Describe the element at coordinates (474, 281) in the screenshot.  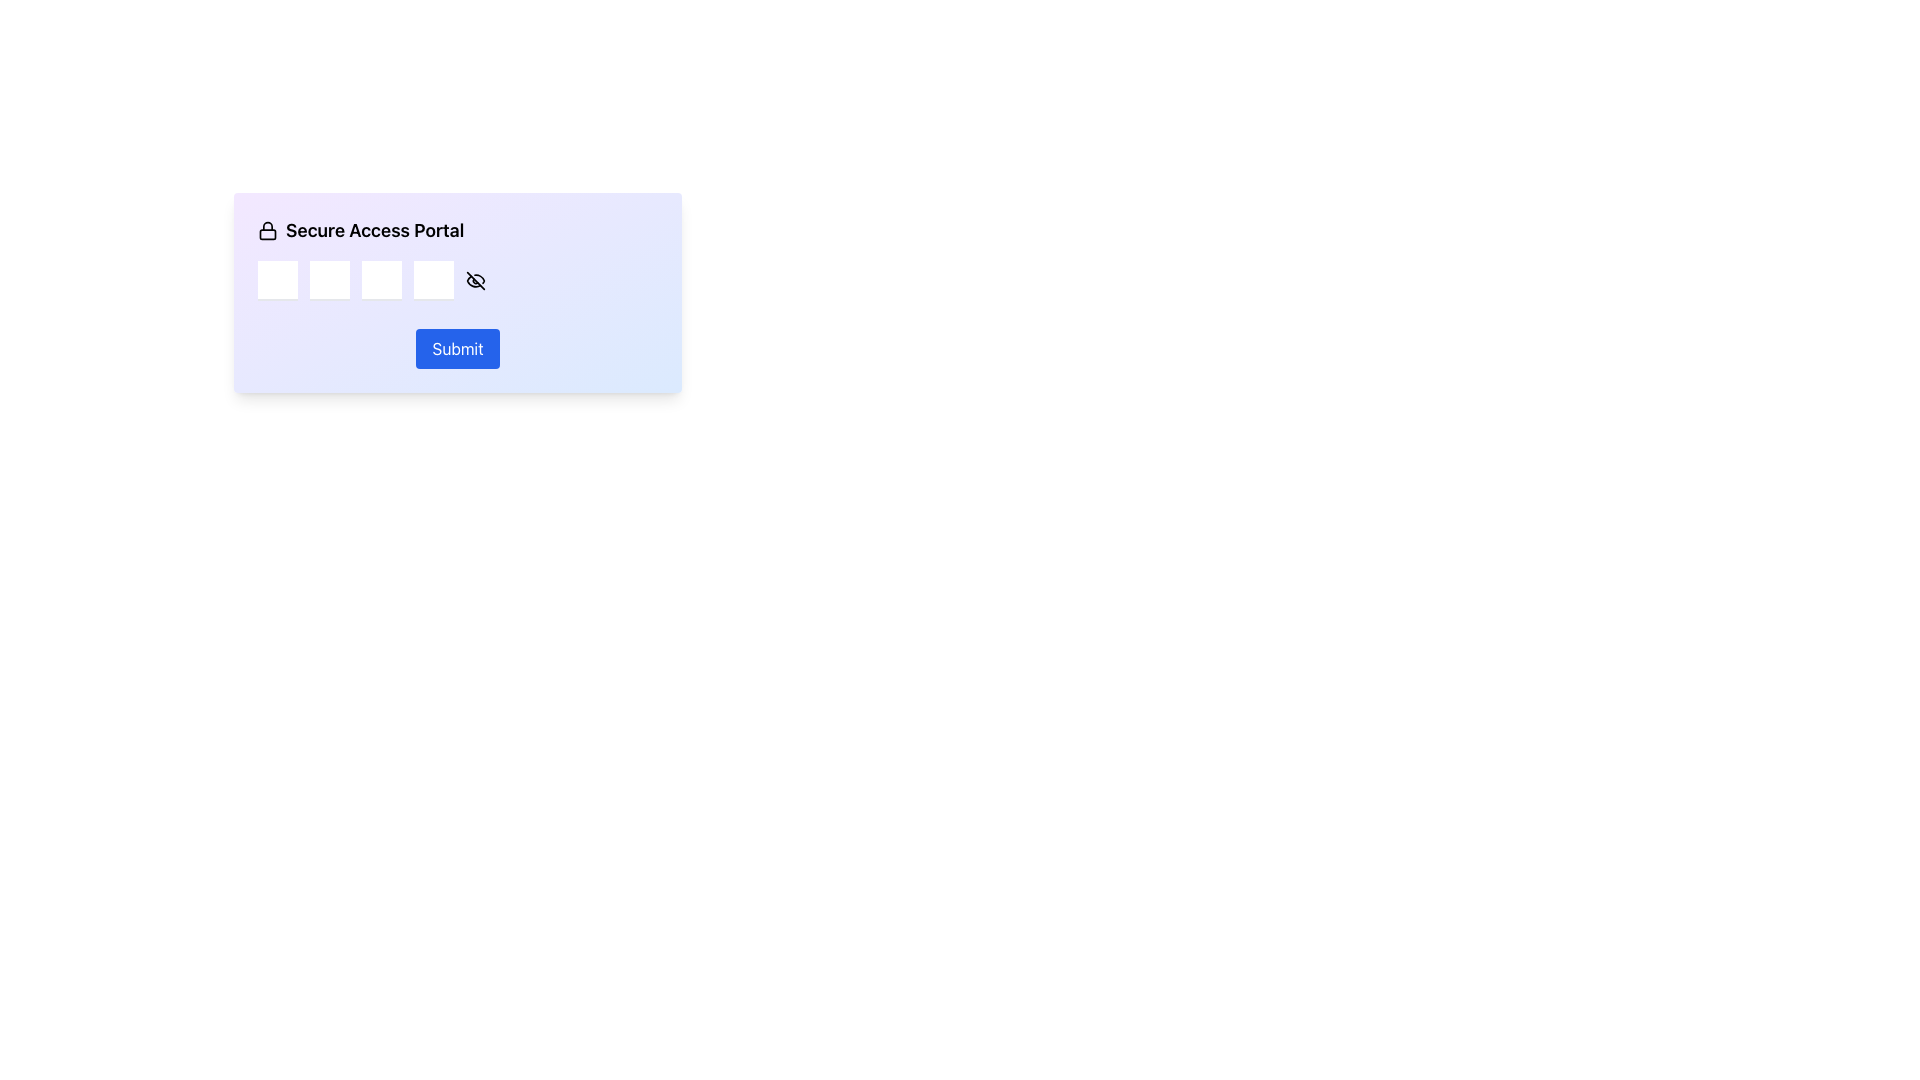
I see `the crossed-out eye icon, which indicates visibility toggle, located to the right of four square input fields in the 'Secure Access Portal' form` at that location.